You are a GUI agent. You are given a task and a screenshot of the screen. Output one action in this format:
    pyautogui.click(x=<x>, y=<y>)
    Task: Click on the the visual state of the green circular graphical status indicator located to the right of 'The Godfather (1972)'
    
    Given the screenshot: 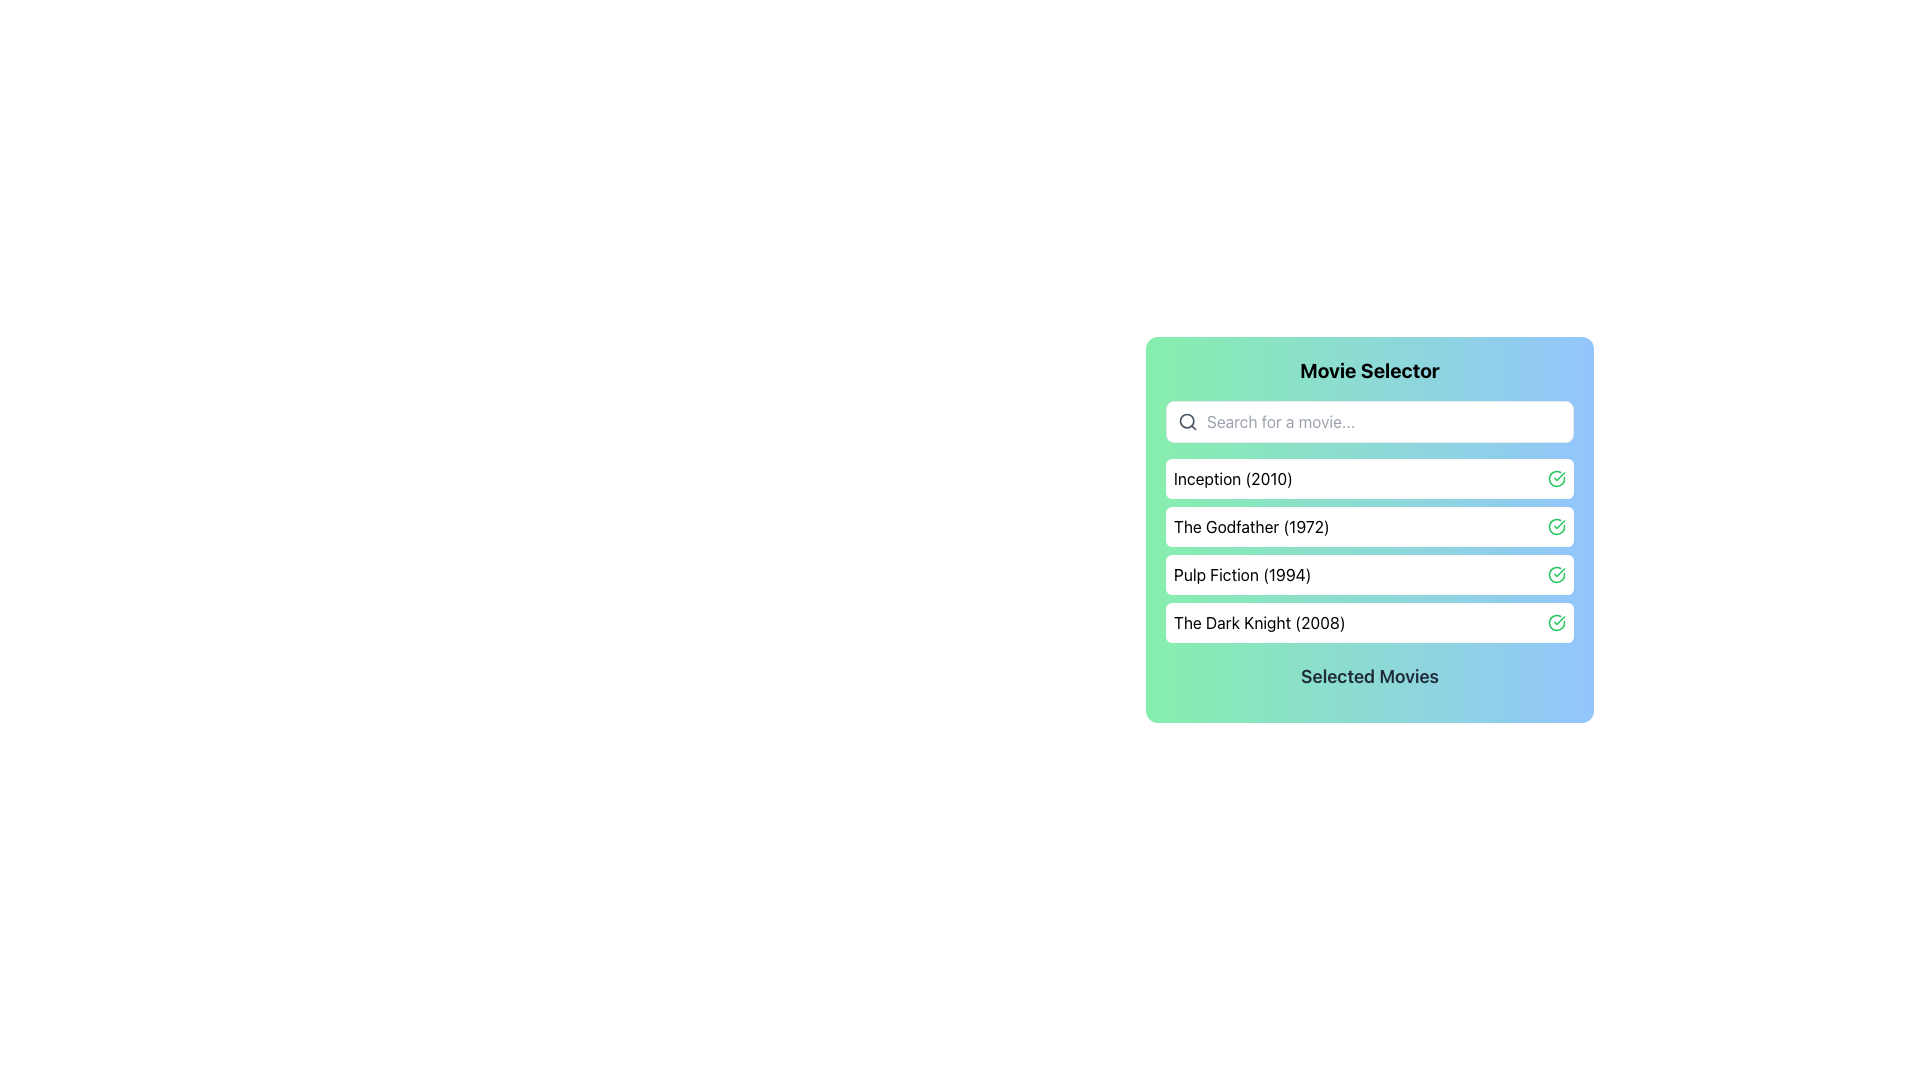 What is the action you would take?
    pyautogui.click(x=1555, y=526)
    